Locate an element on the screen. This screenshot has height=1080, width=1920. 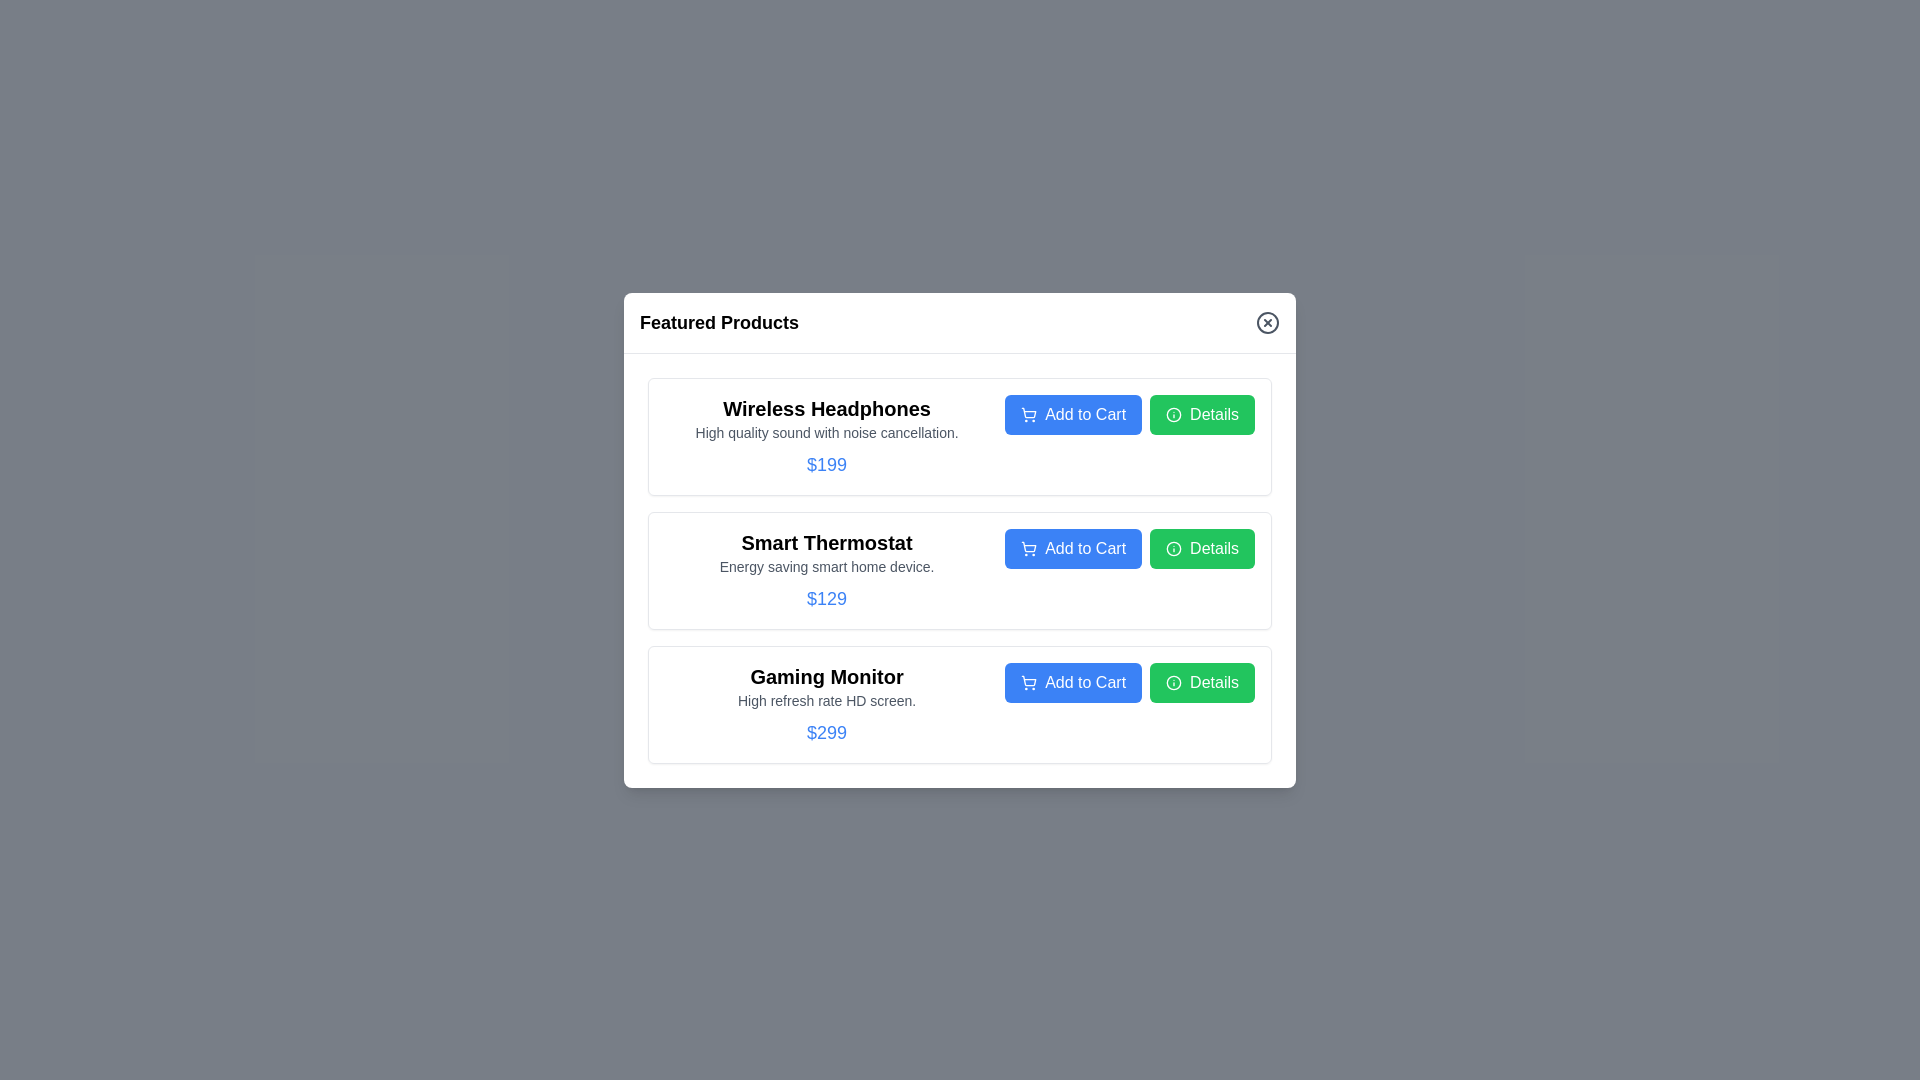
the close button located at the top-right corner of the dialog is located at coordinates (1266, 321).